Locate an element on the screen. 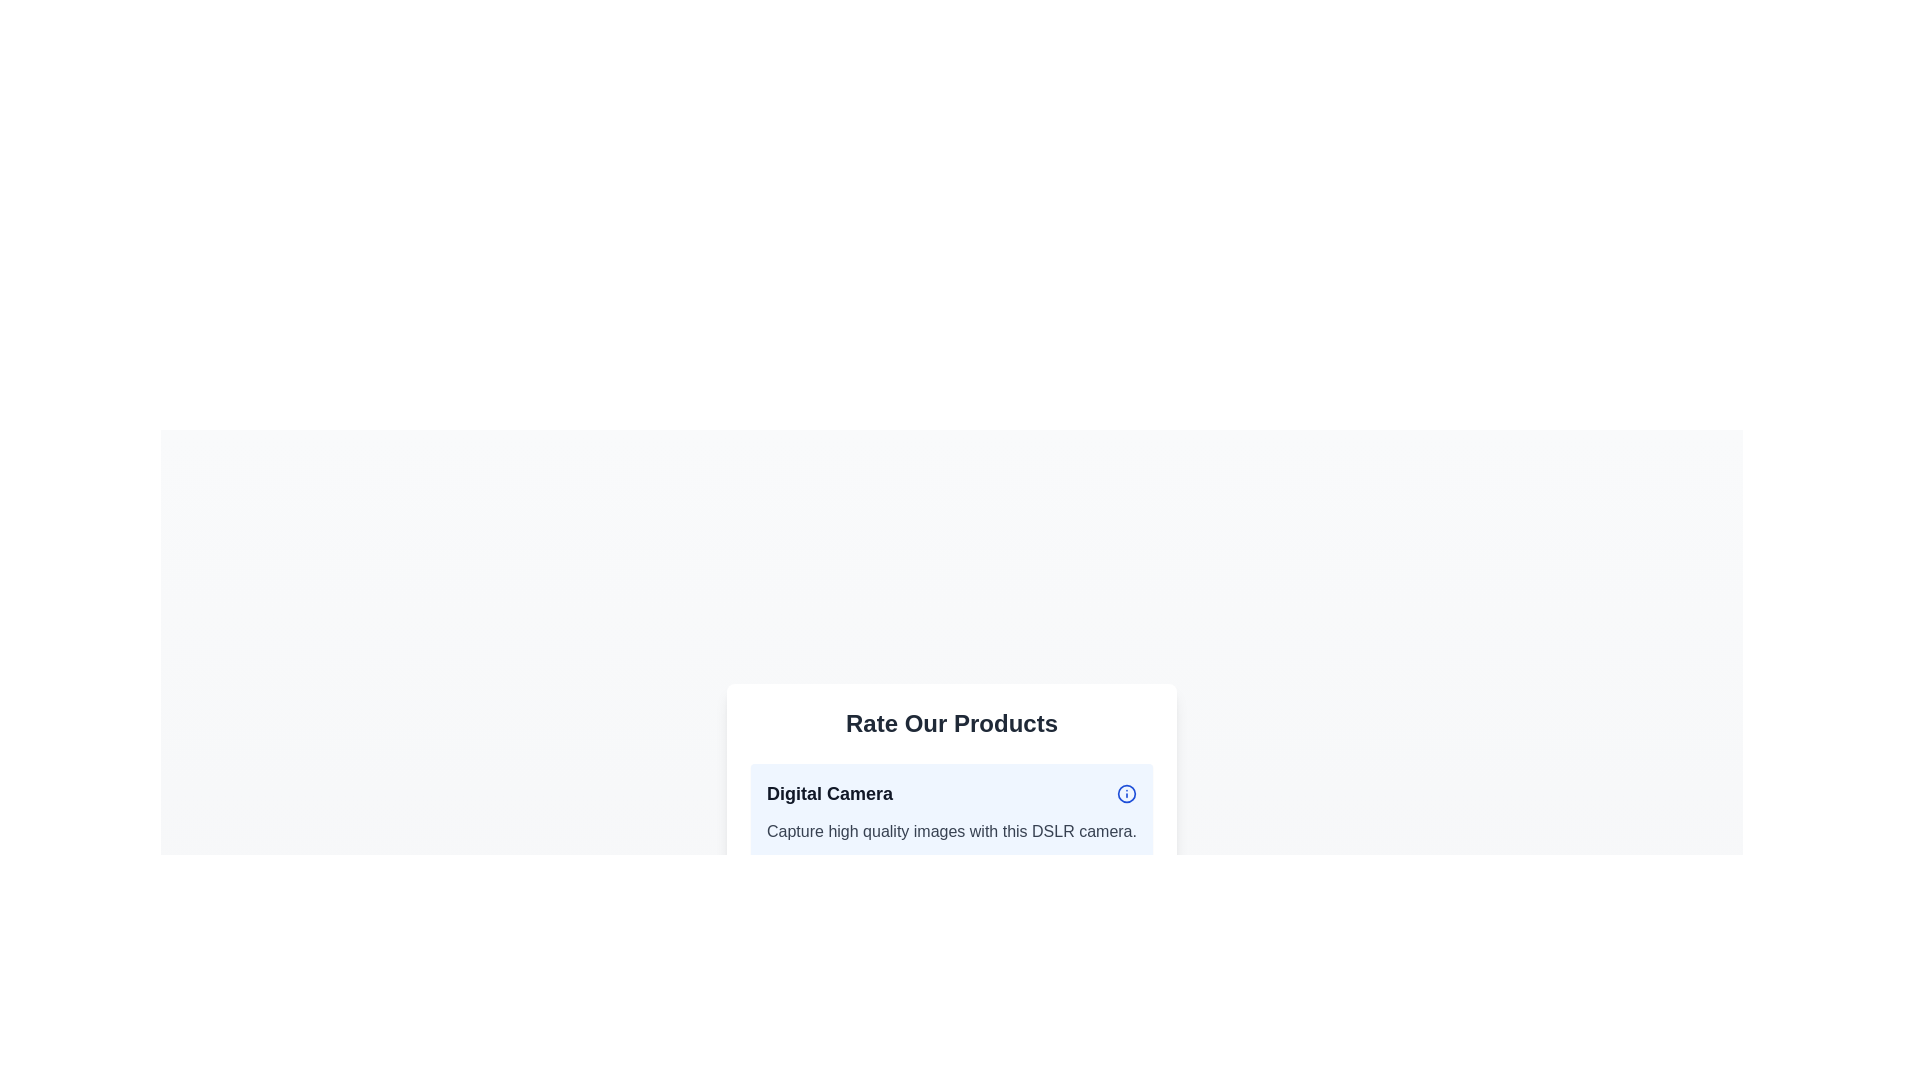 The image size is (1920, 1080). the product title 'Digital Camera' to interact with it is located at coordinates (950, 793).